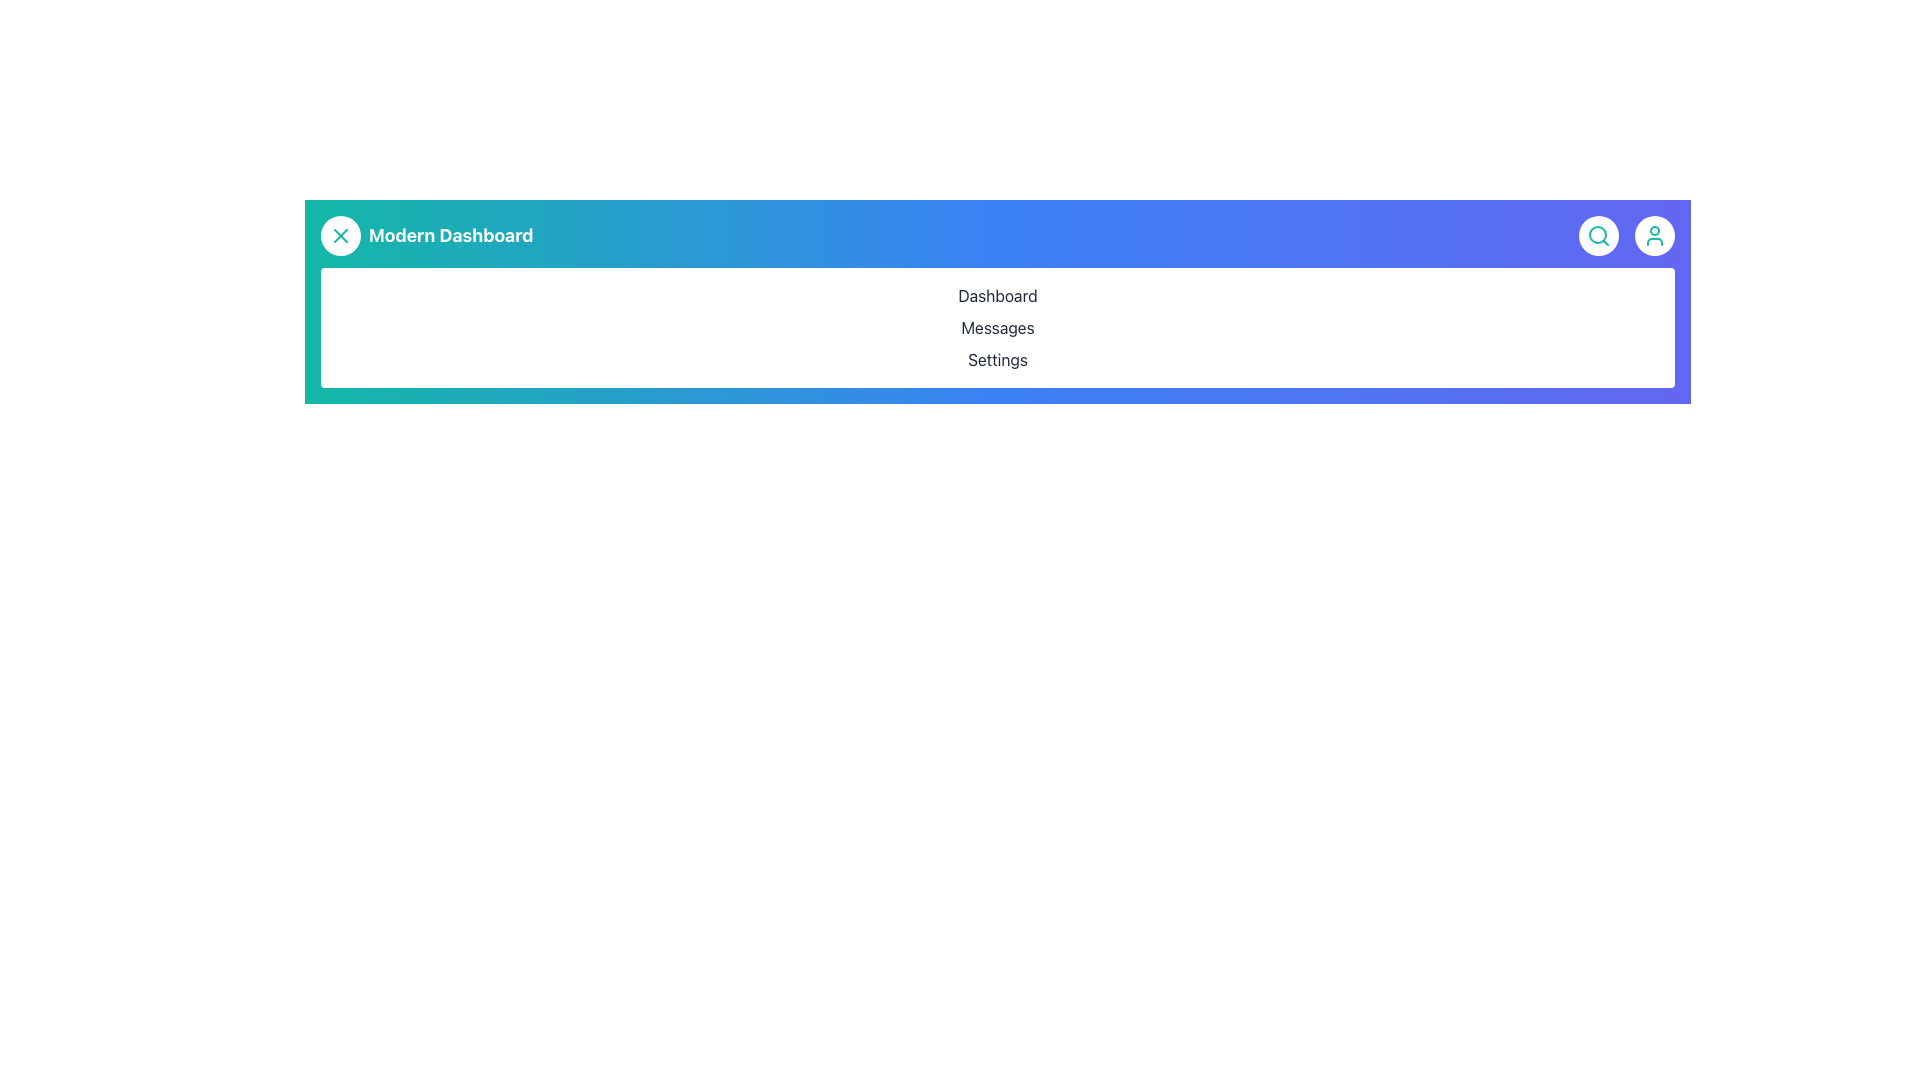 Image resolution: width=1920 pixels, height=1080 pixels. I want to click on the circular button located in the top-right corner of the user interface, which has a white background and teal border, so click(1597, 234).